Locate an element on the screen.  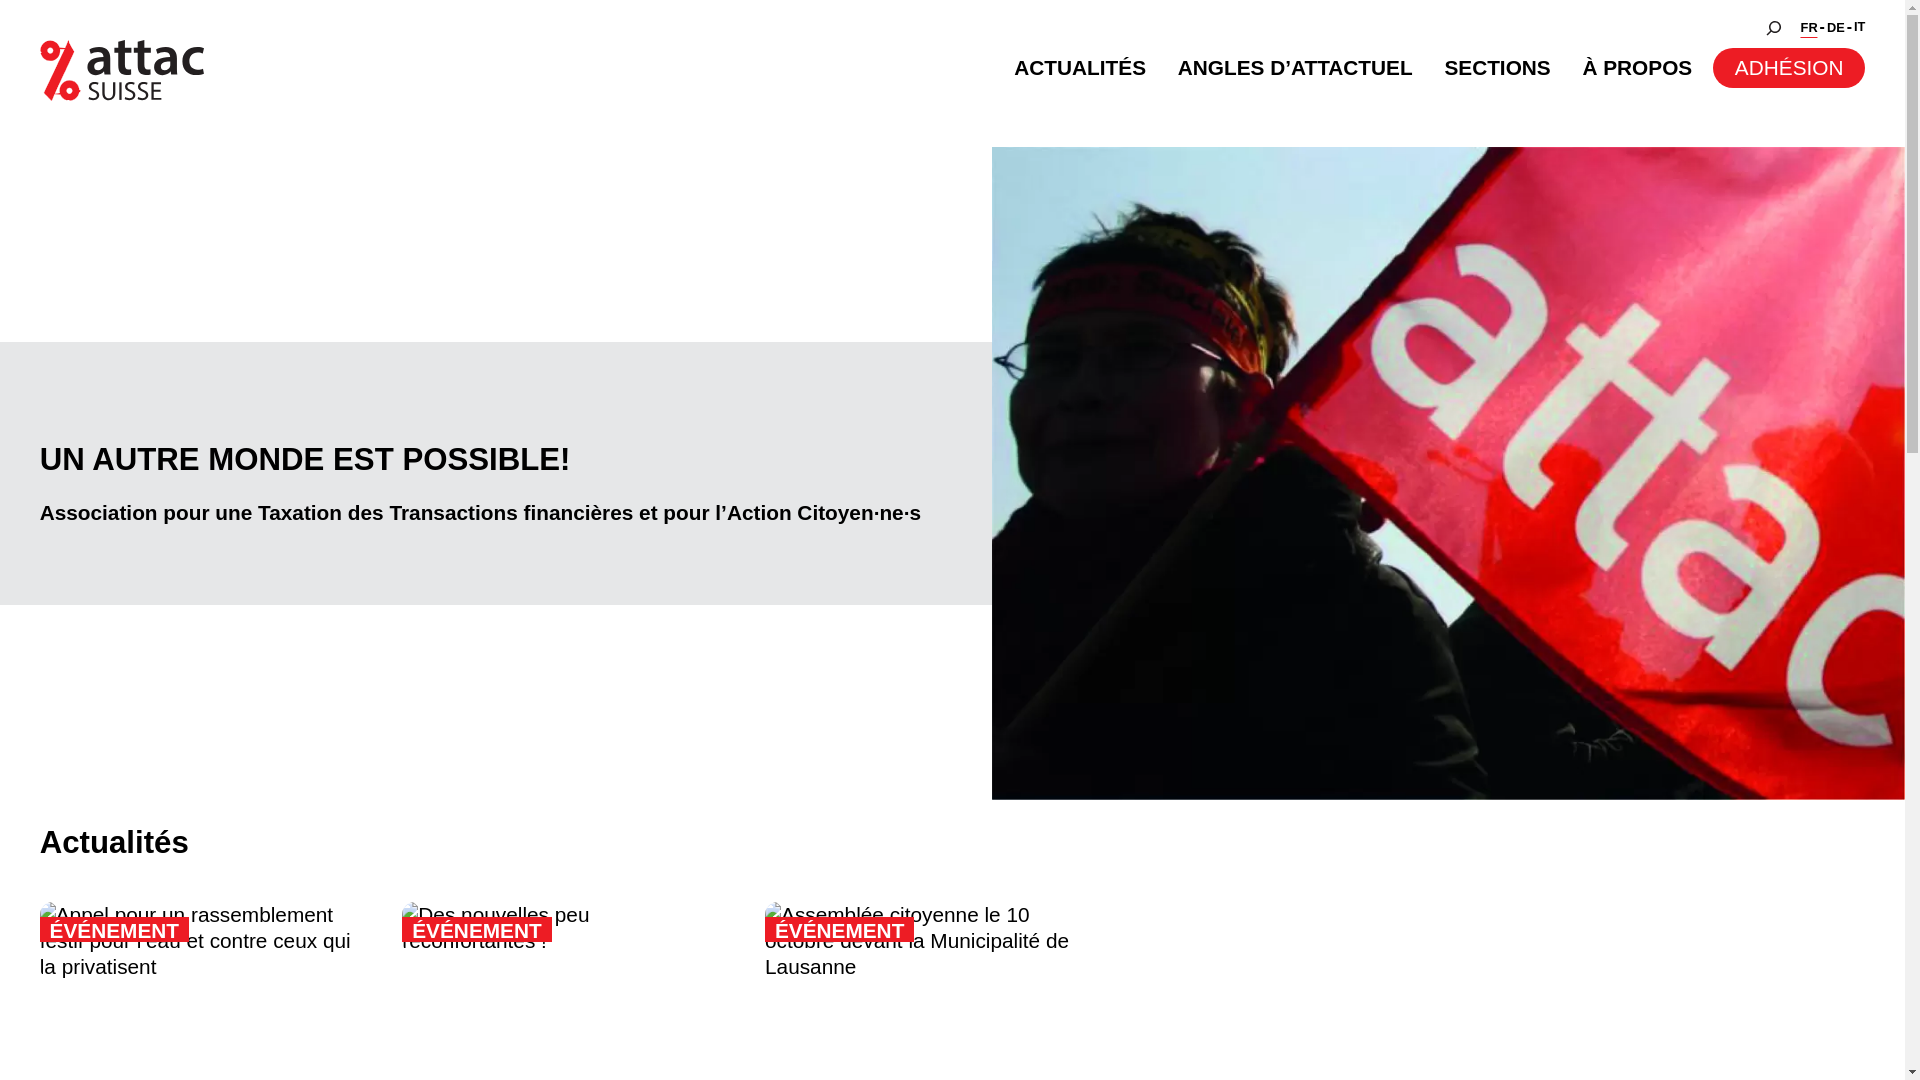
'DE' is located at coordinates (1836, 28).